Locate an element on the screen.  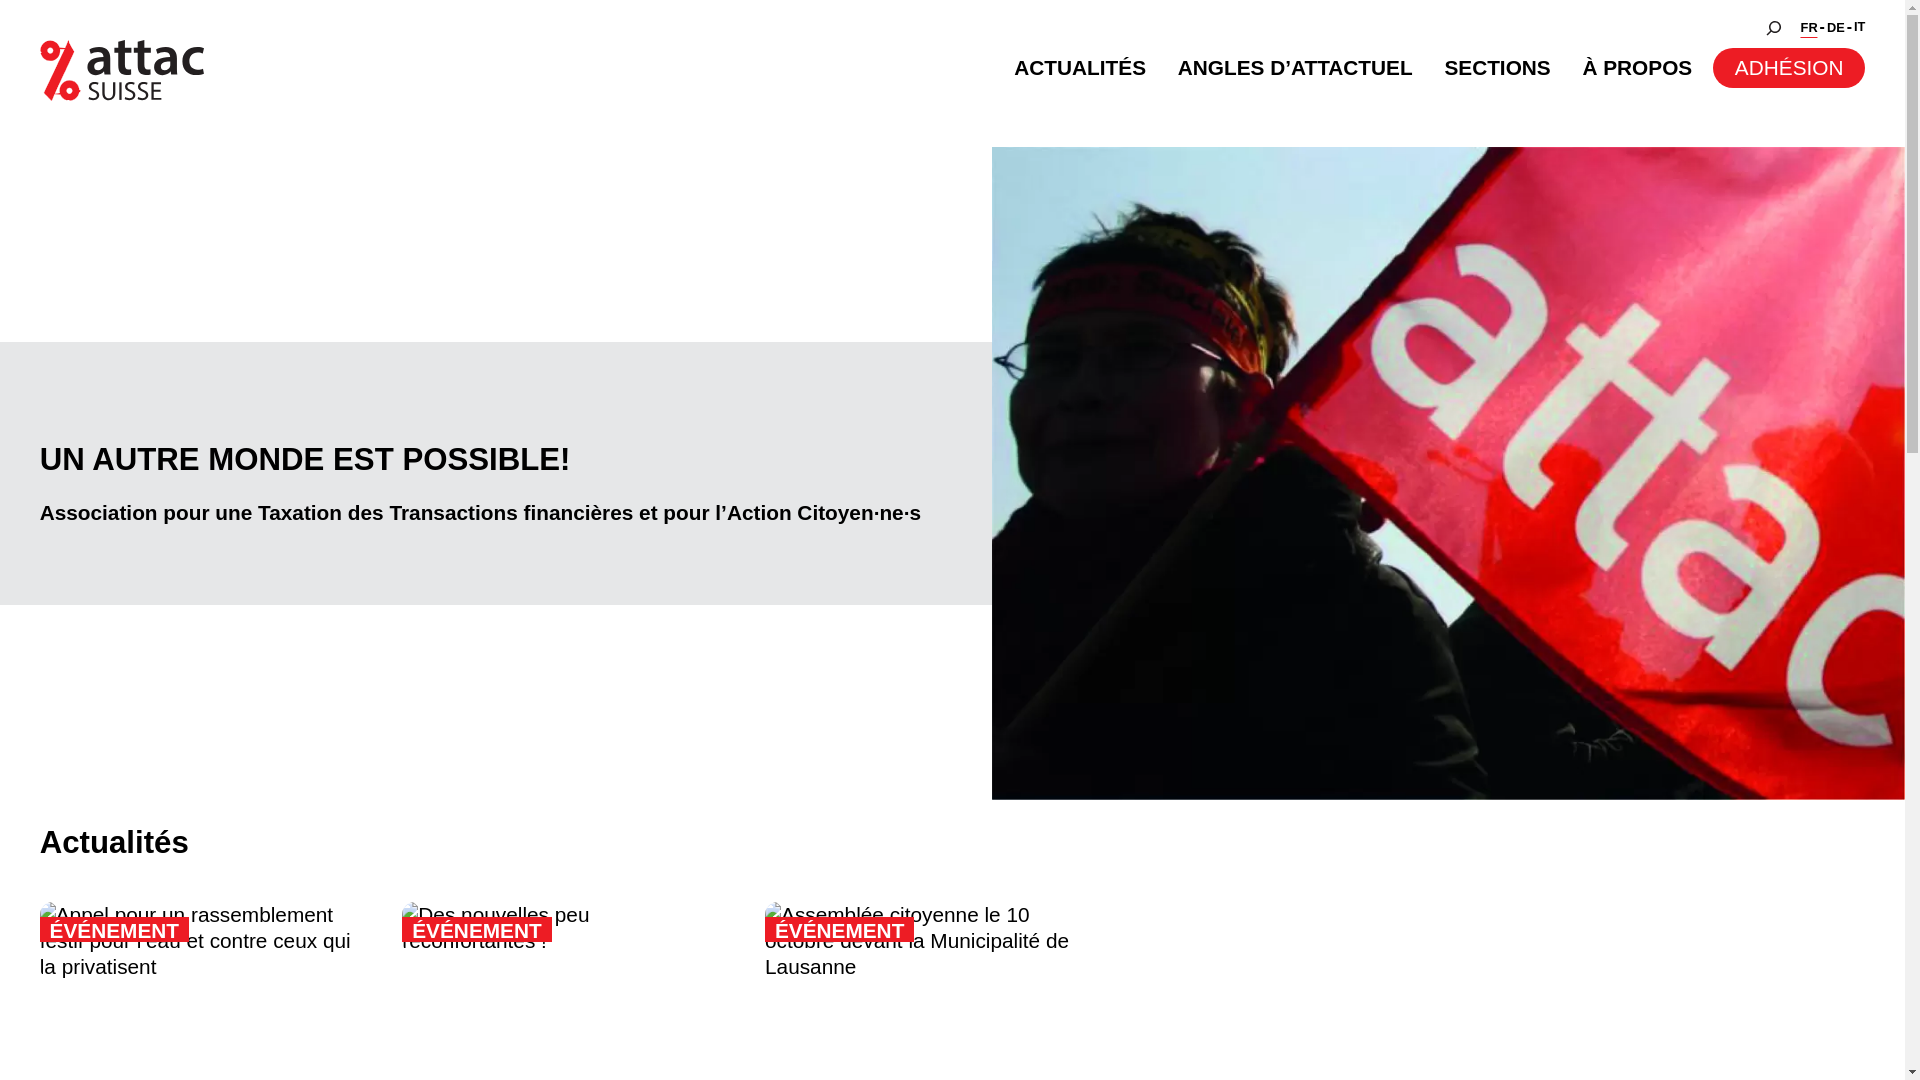
'DE' is located at coordinates (1836, 28).